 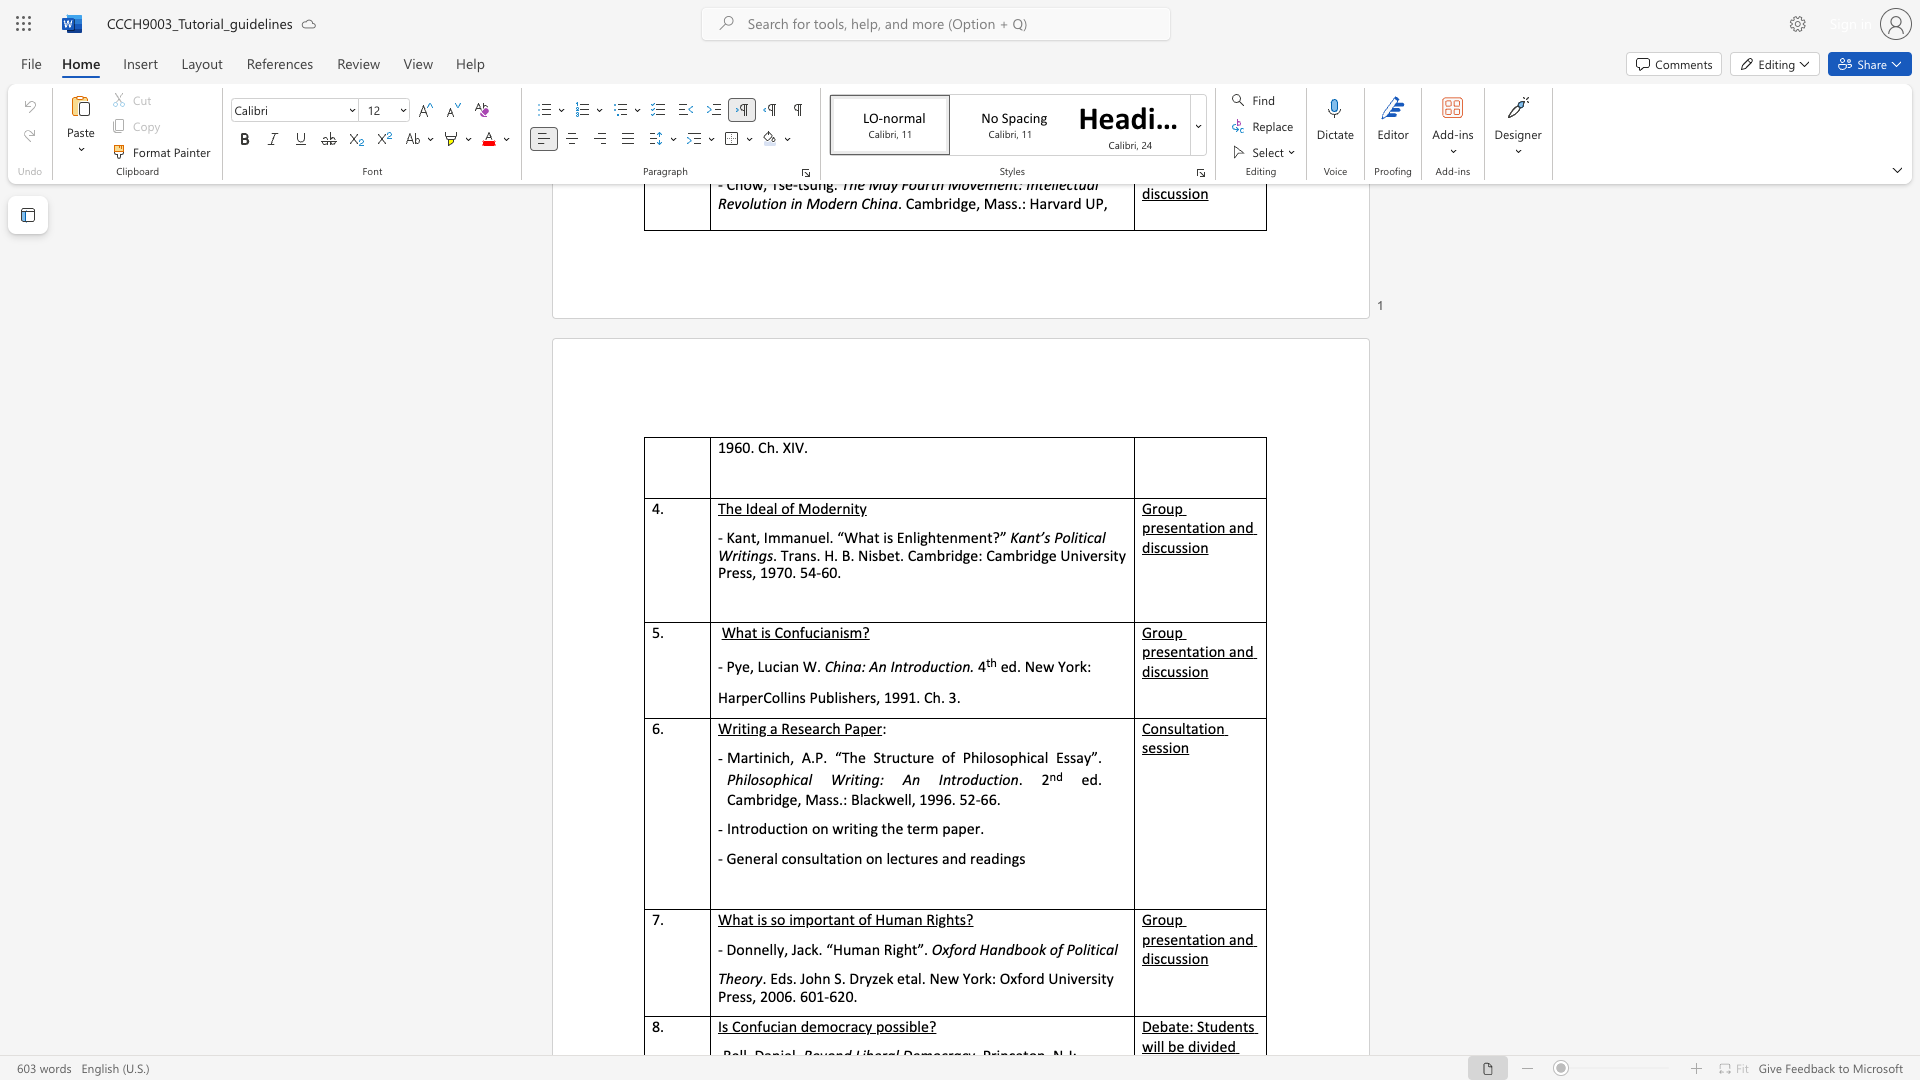 I want to click on the subset text "eadin" within the text "- General consultation on lectures and readings", so click(x=975, y=858).